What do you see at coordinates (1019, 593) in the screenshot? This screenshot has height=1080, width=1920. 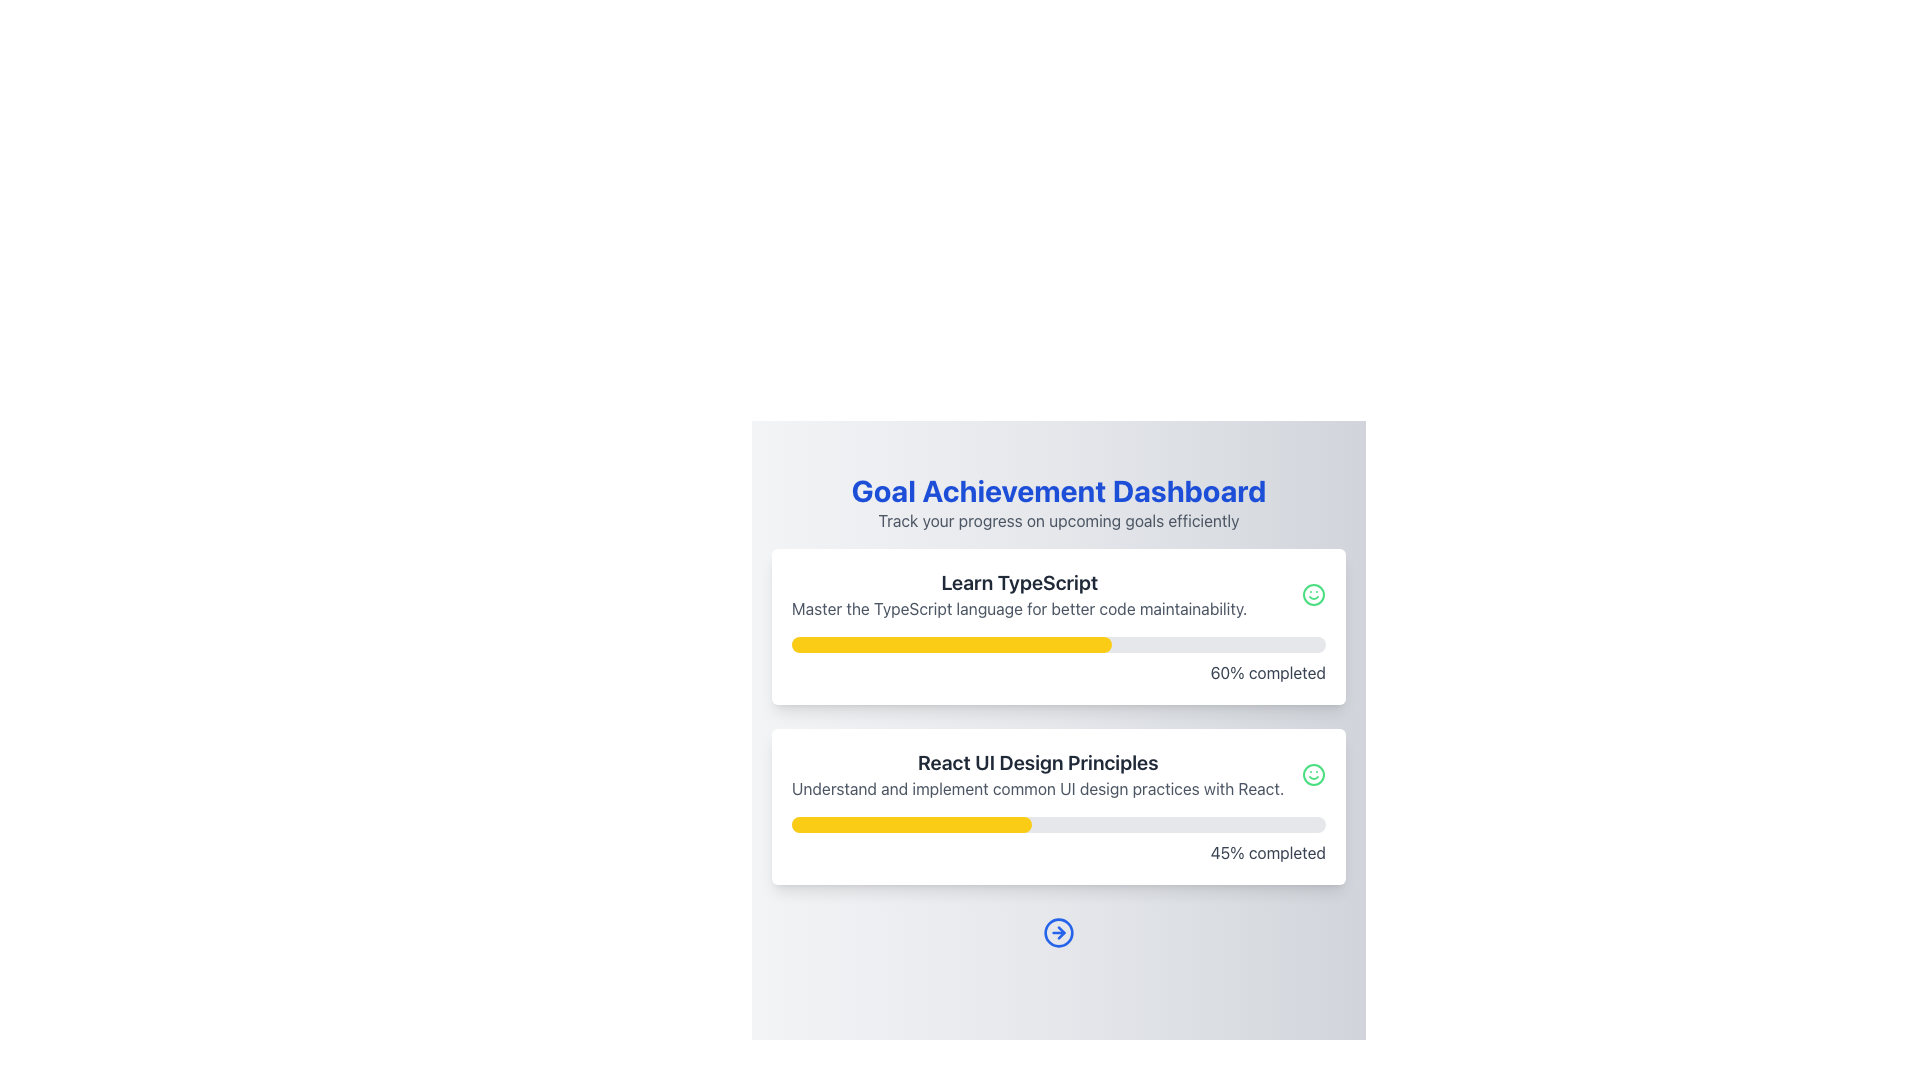 I see `static content block with the header 'Learn TypeScript' and subtitle 'Master the TypeScript language for better code maintainability.'` at bounding box center [1019, 593].